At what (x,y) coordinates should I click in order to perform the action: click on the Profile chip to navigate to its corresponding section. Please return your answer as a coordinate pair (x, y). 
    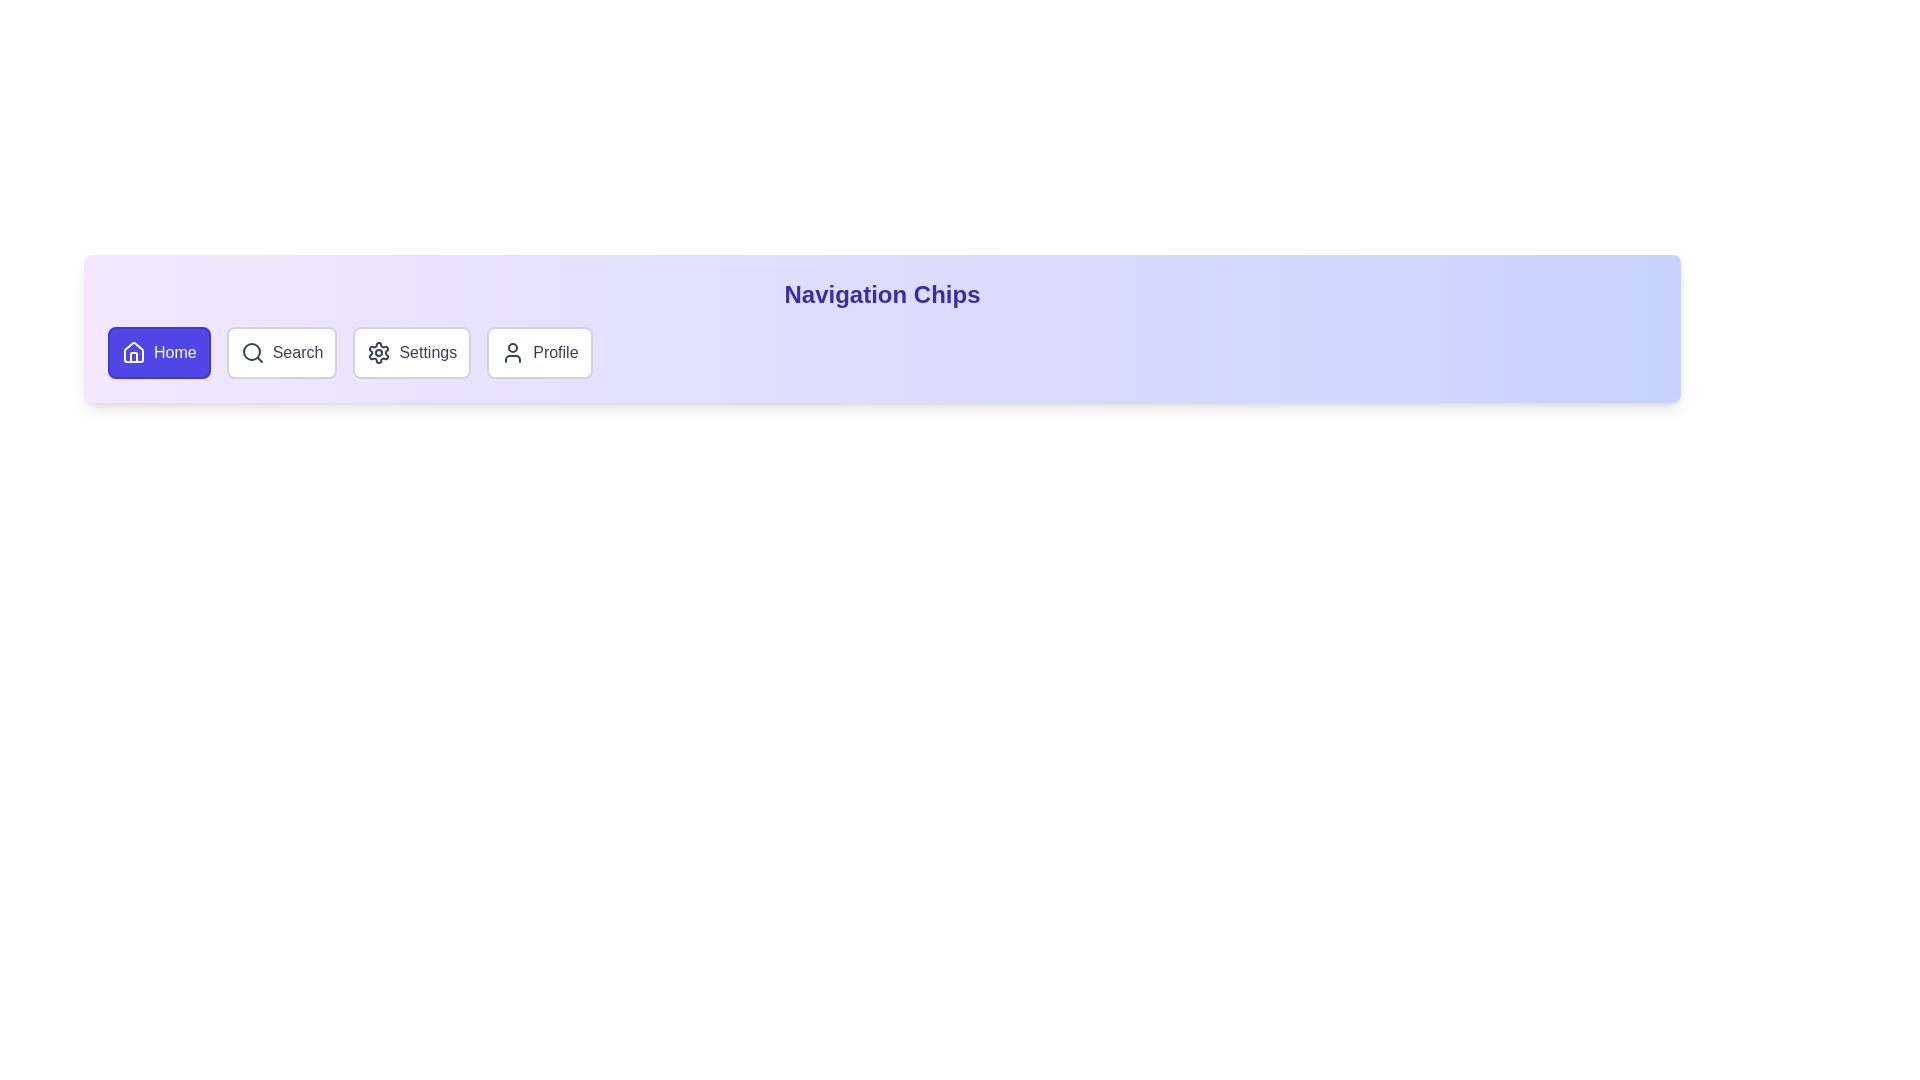
    Looking at the image, I should click on (538, 352).